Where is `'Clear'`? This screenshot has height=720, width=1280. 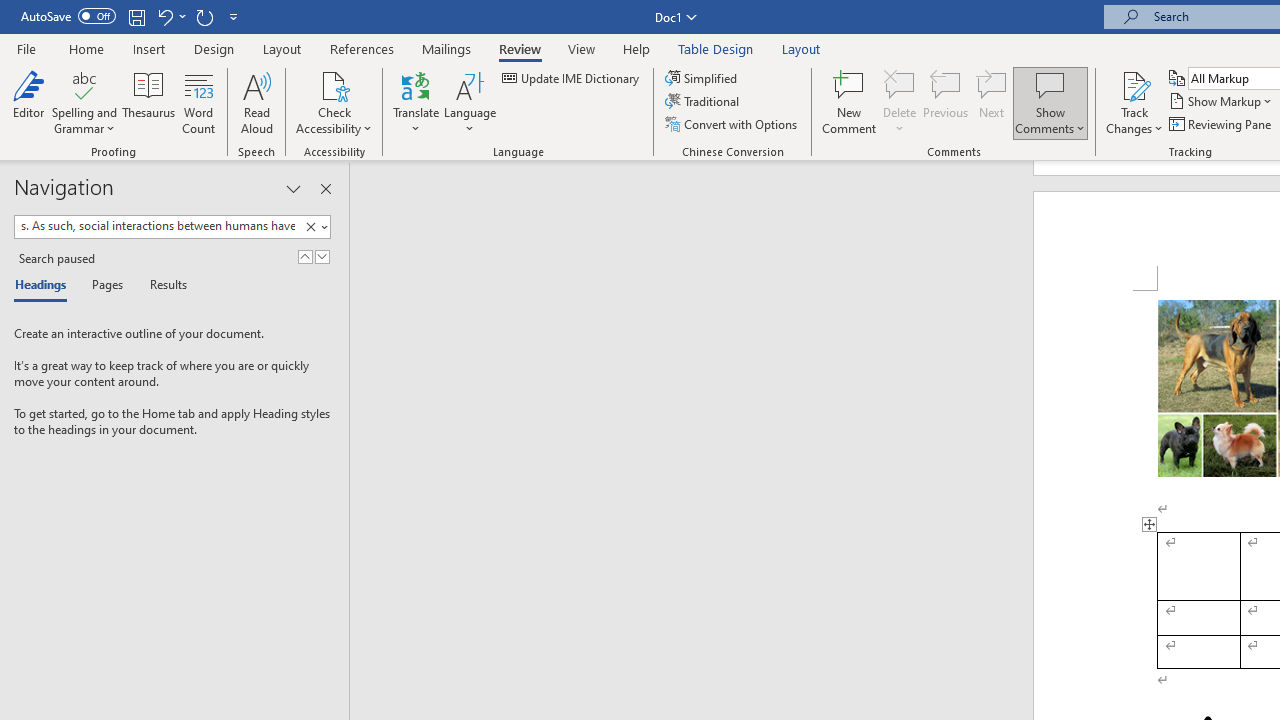
'Clear' is located at coordinates (310, 226).